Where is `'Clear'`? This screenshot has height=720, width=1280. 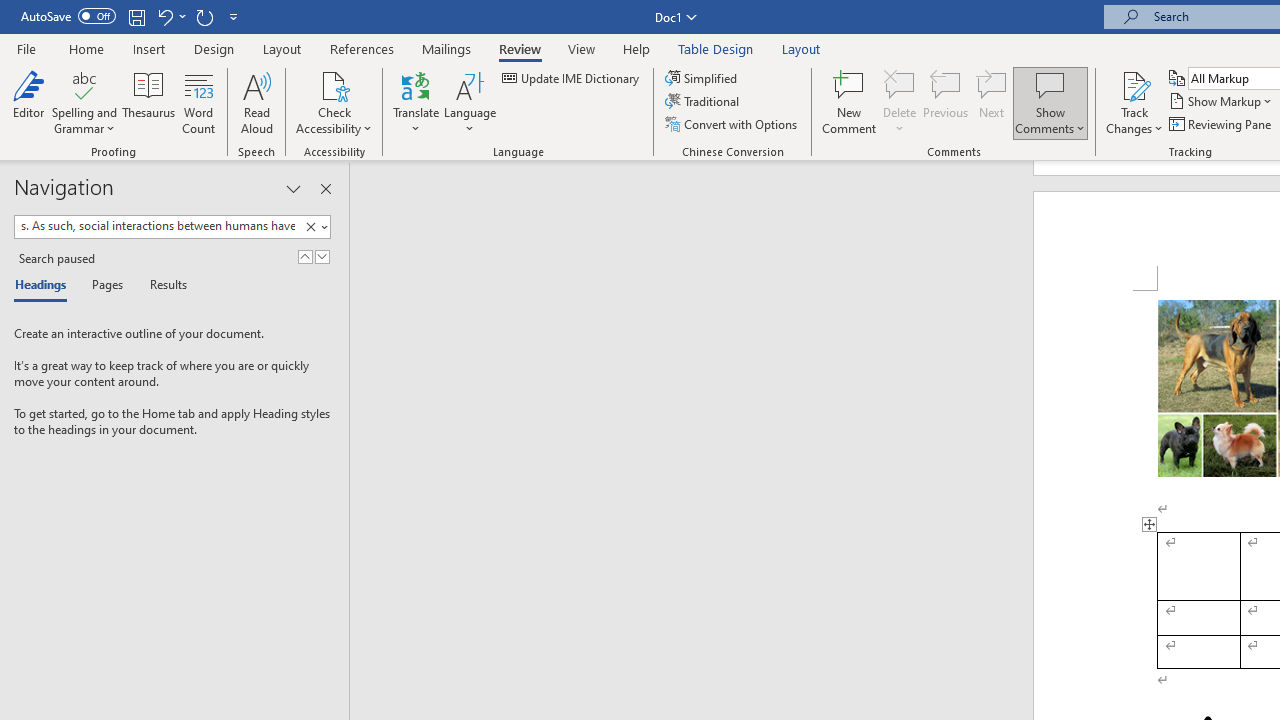
'Clear' is located at coordinates (310, 226).